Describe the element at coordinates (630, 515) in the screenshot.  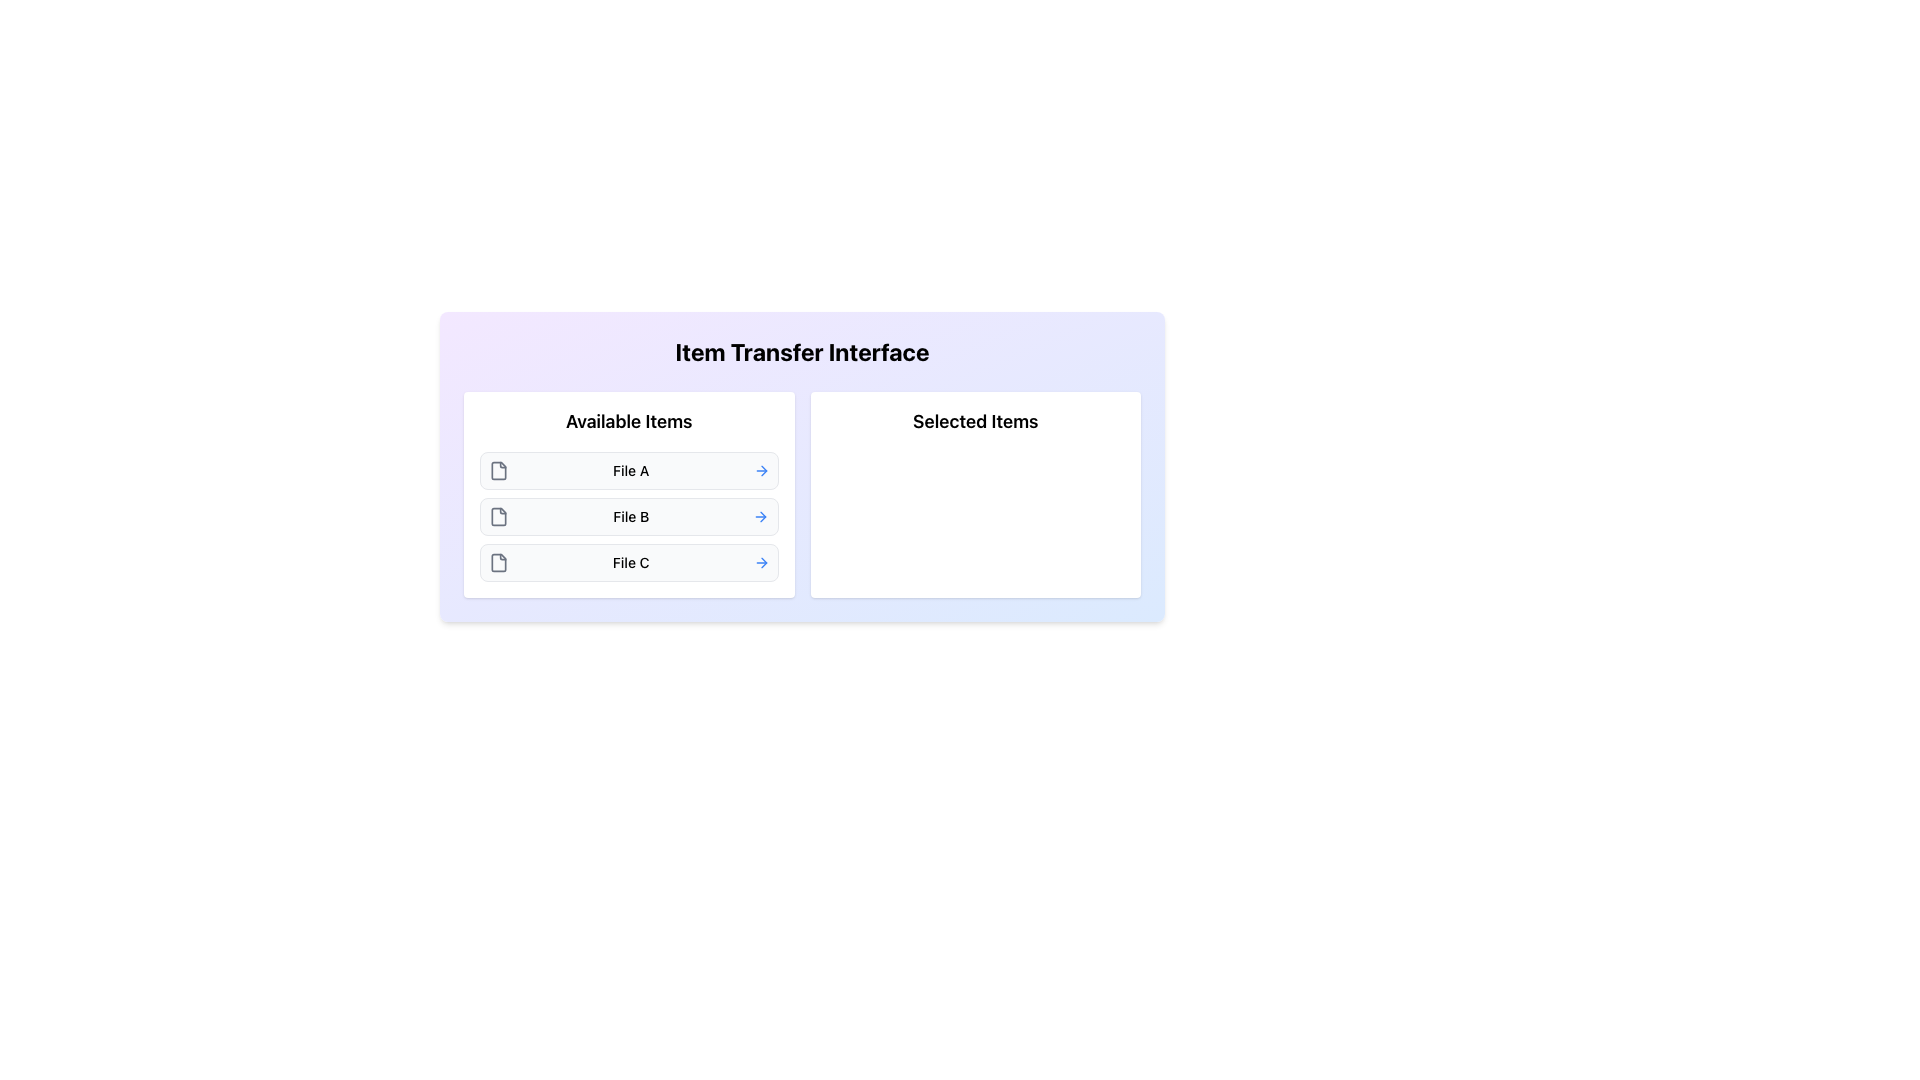
I see `label of the text element displaying 'File B' in the Item Transfer Interface, which is the second entry in the list of files` at that location.